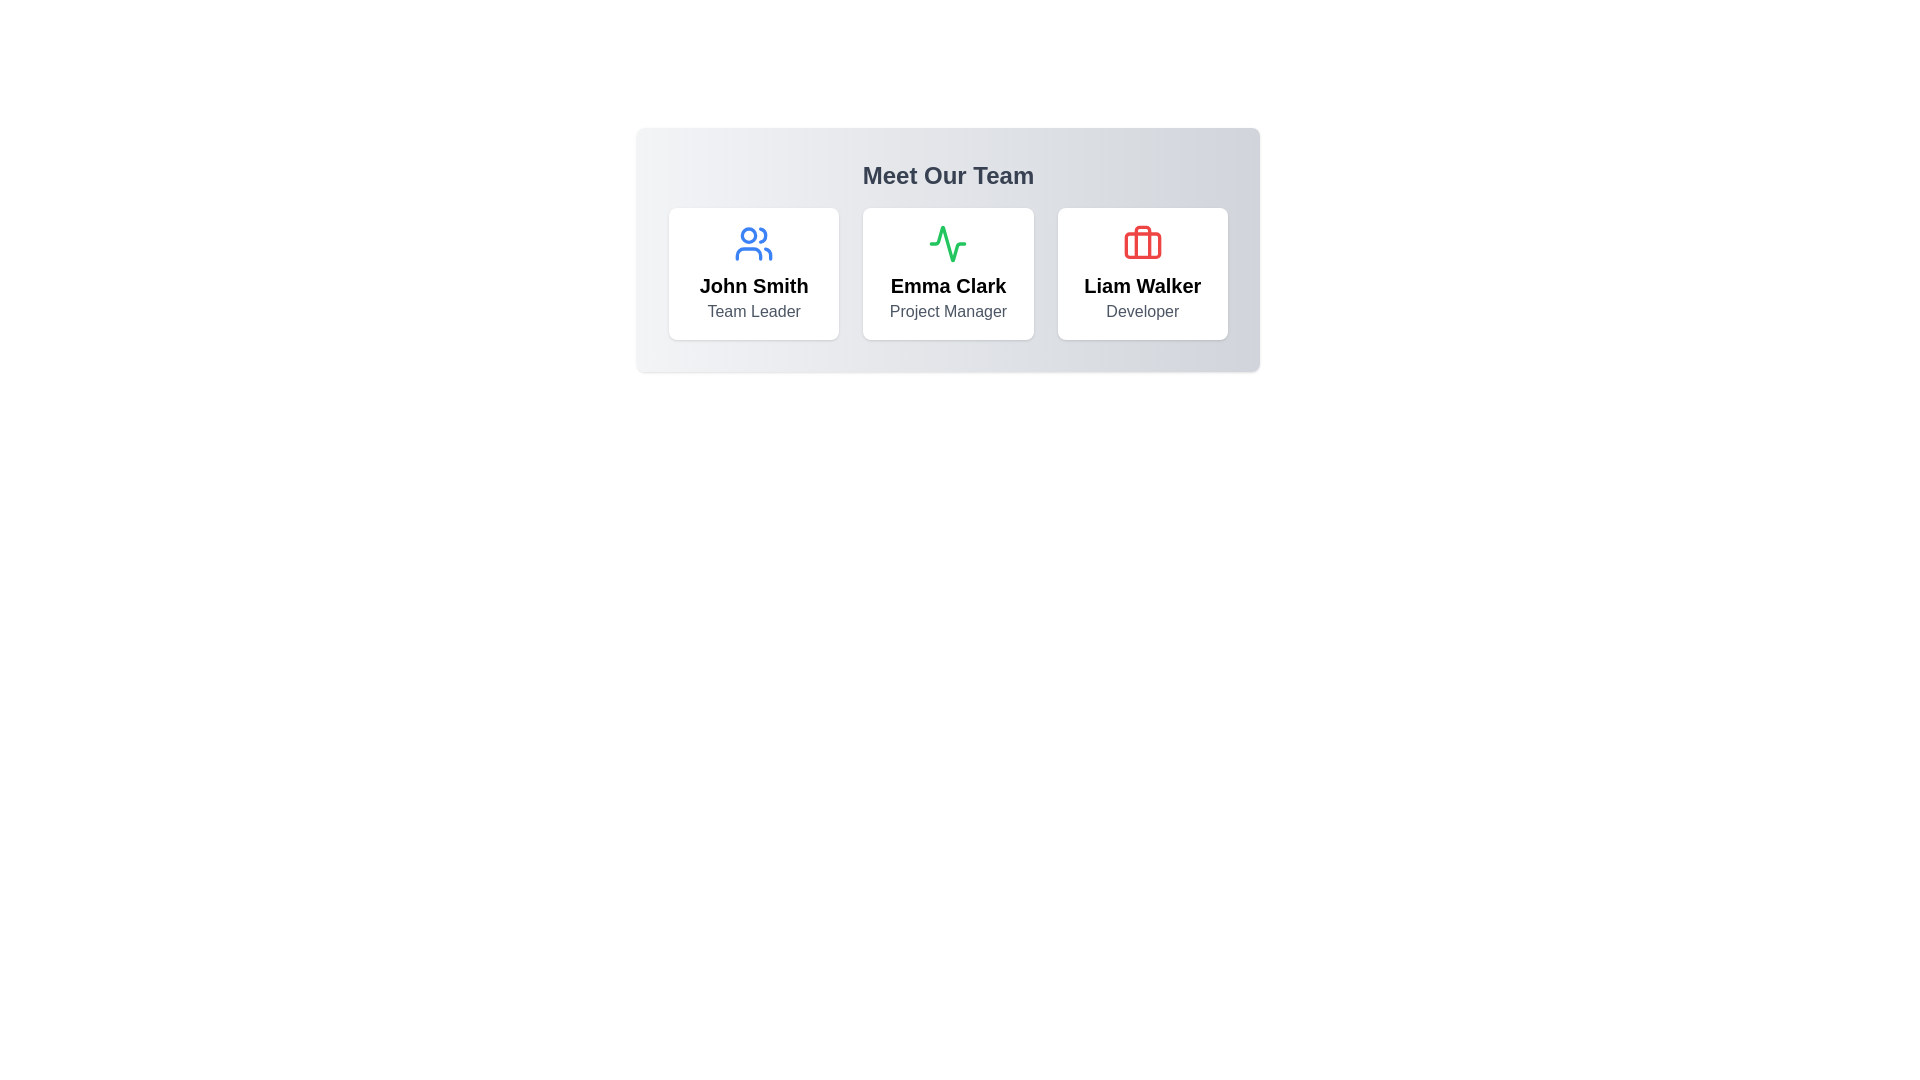 This screenshot has height=1080, width=1920. What do you see at coordinates (1142, 242) in the screenshot?
I see `the red briefcase icon located above the text of Liam Walker's profile, which serves as a visual cue for his identity` at bounding box center [1142, 242].